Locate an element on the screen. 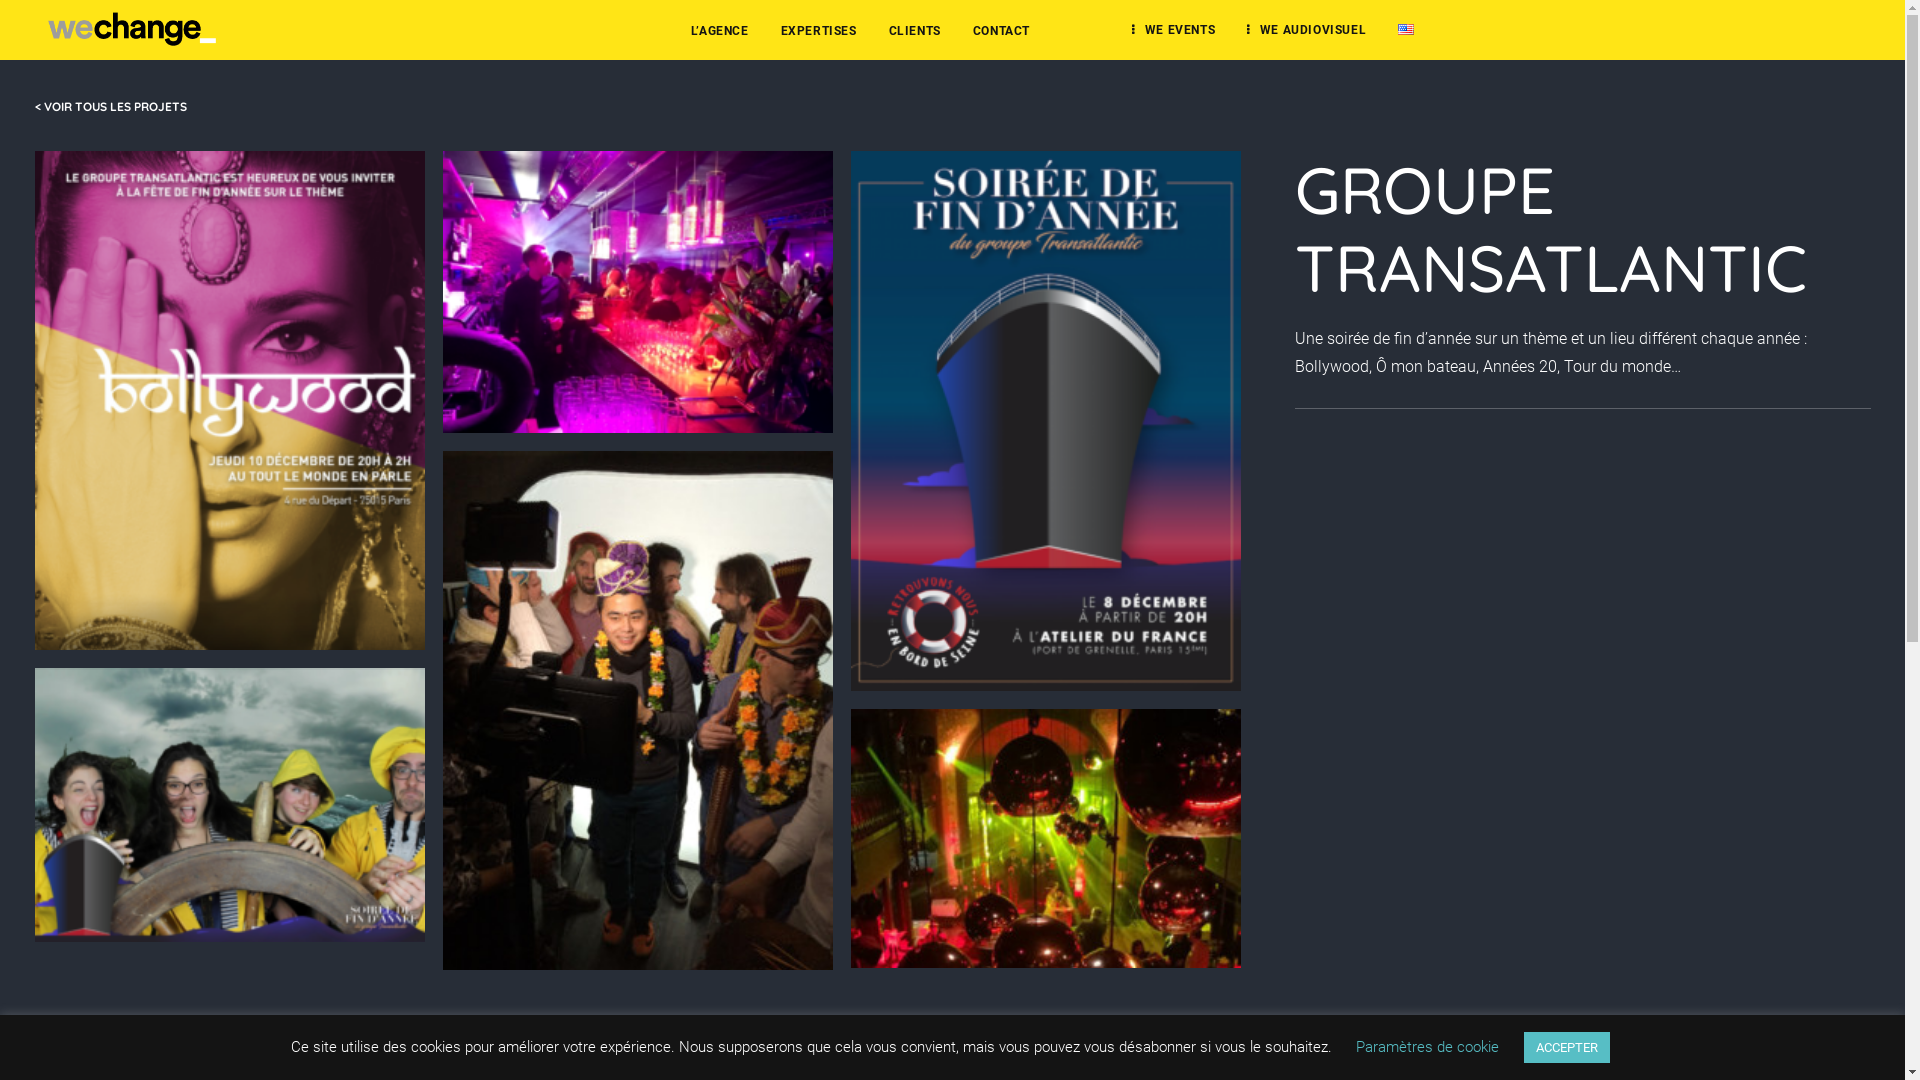 This screenshot has width=1920, height=1080. 'EXPERTISES' is located at coordinates (819, 30).